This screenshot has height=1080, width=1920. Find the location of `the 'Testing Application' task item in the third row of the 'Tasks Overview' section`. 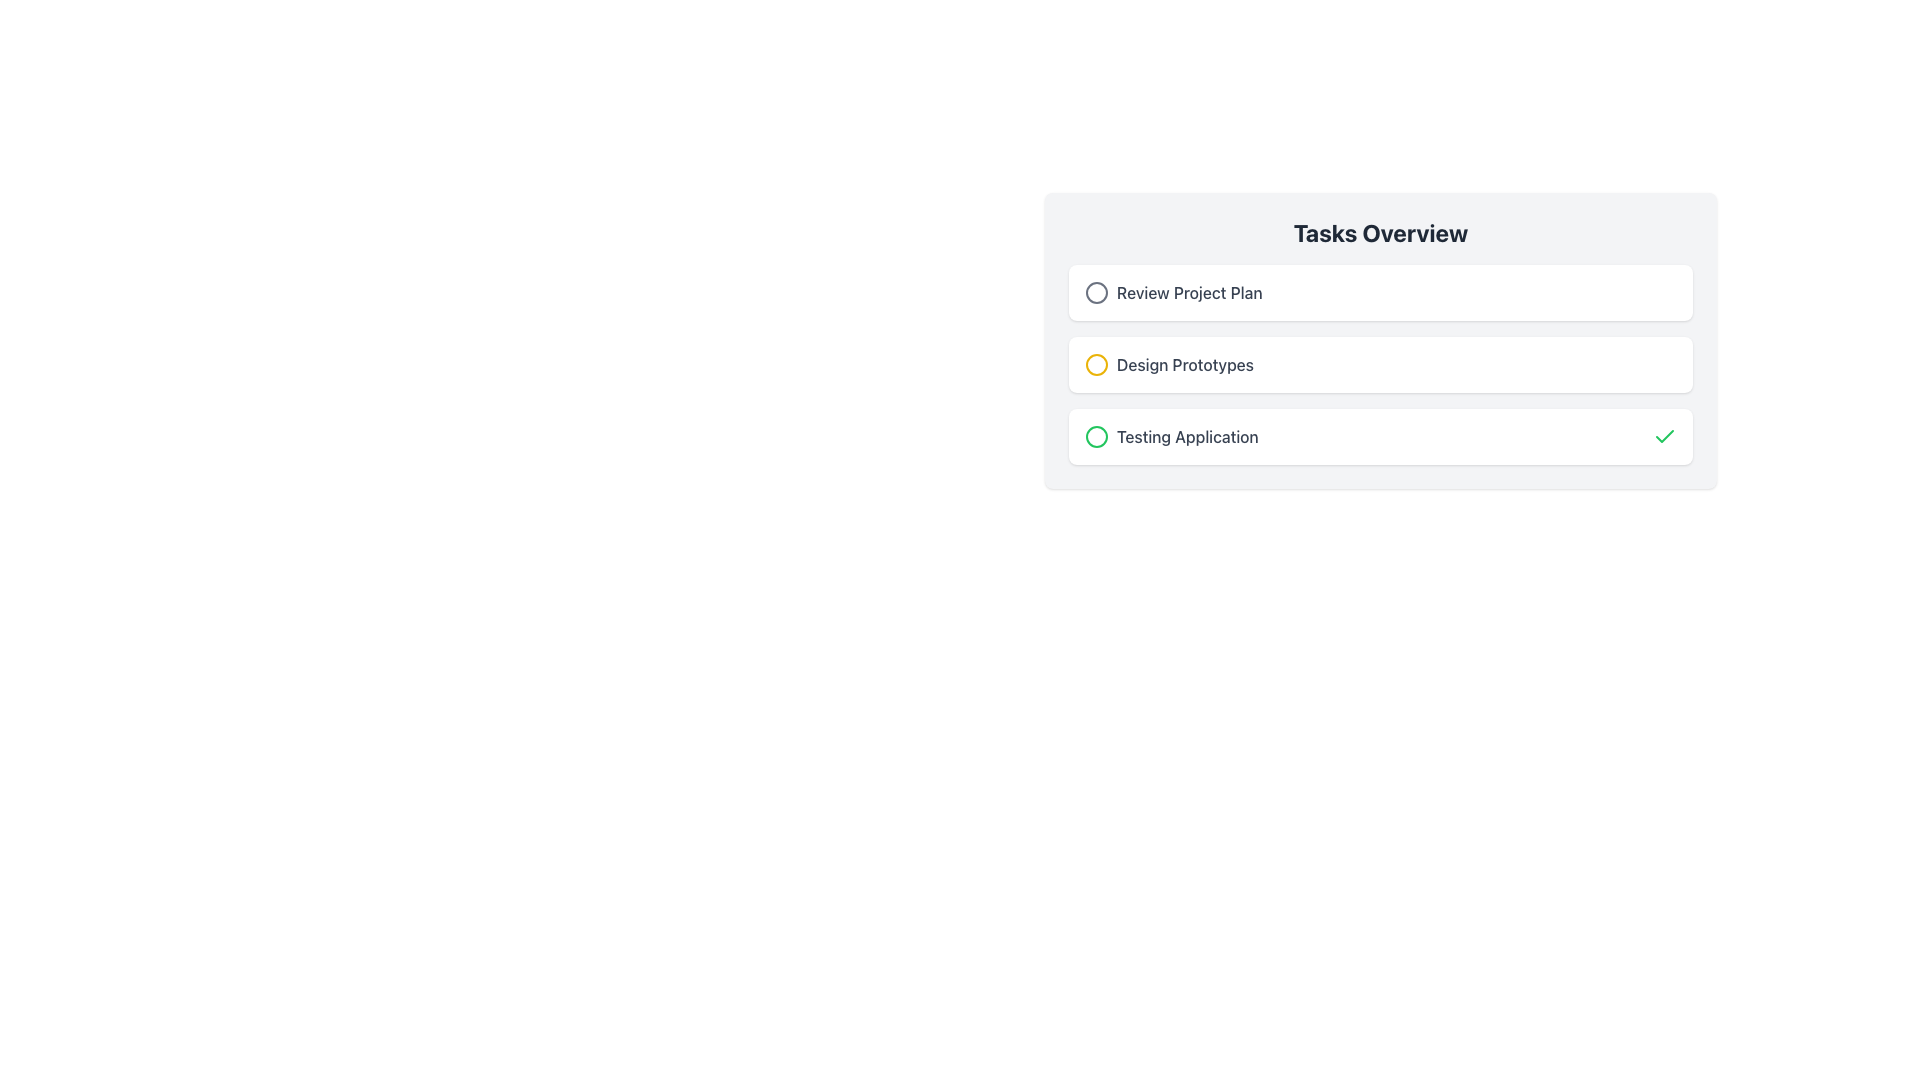

the 'Testing Application' task item in the third row of the 'Tasks Overview' section is located at coordinates (1171, 435).